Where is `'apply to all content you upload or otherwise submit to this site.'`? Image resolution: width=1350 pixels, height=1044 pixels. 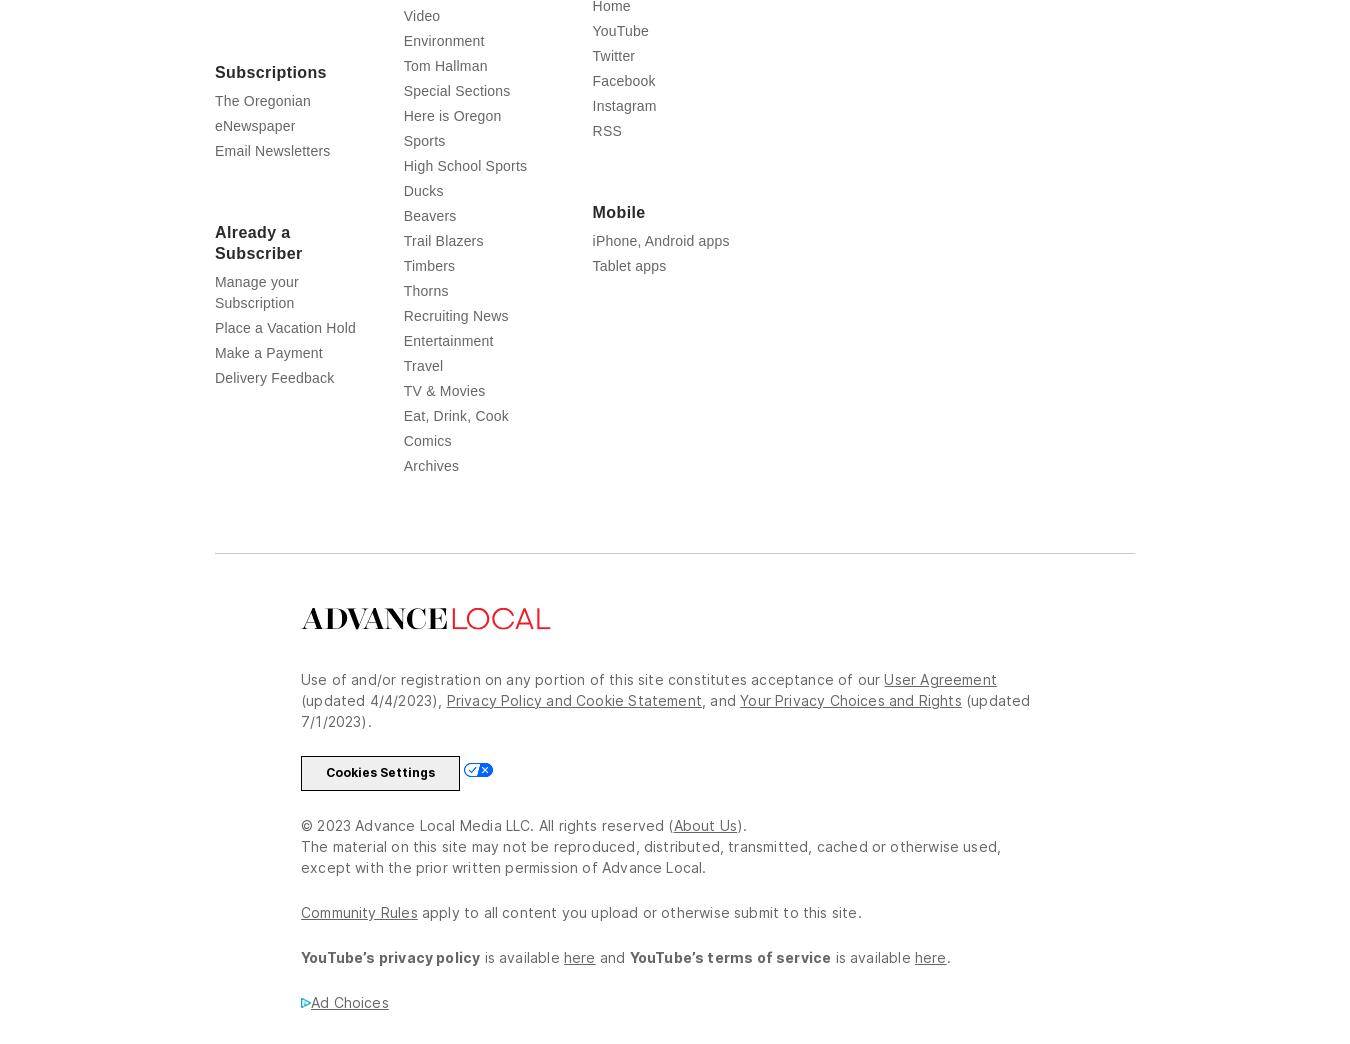
'apply to all content you upload or otherwise submit to this site.' is located at coordinates (421, 950).